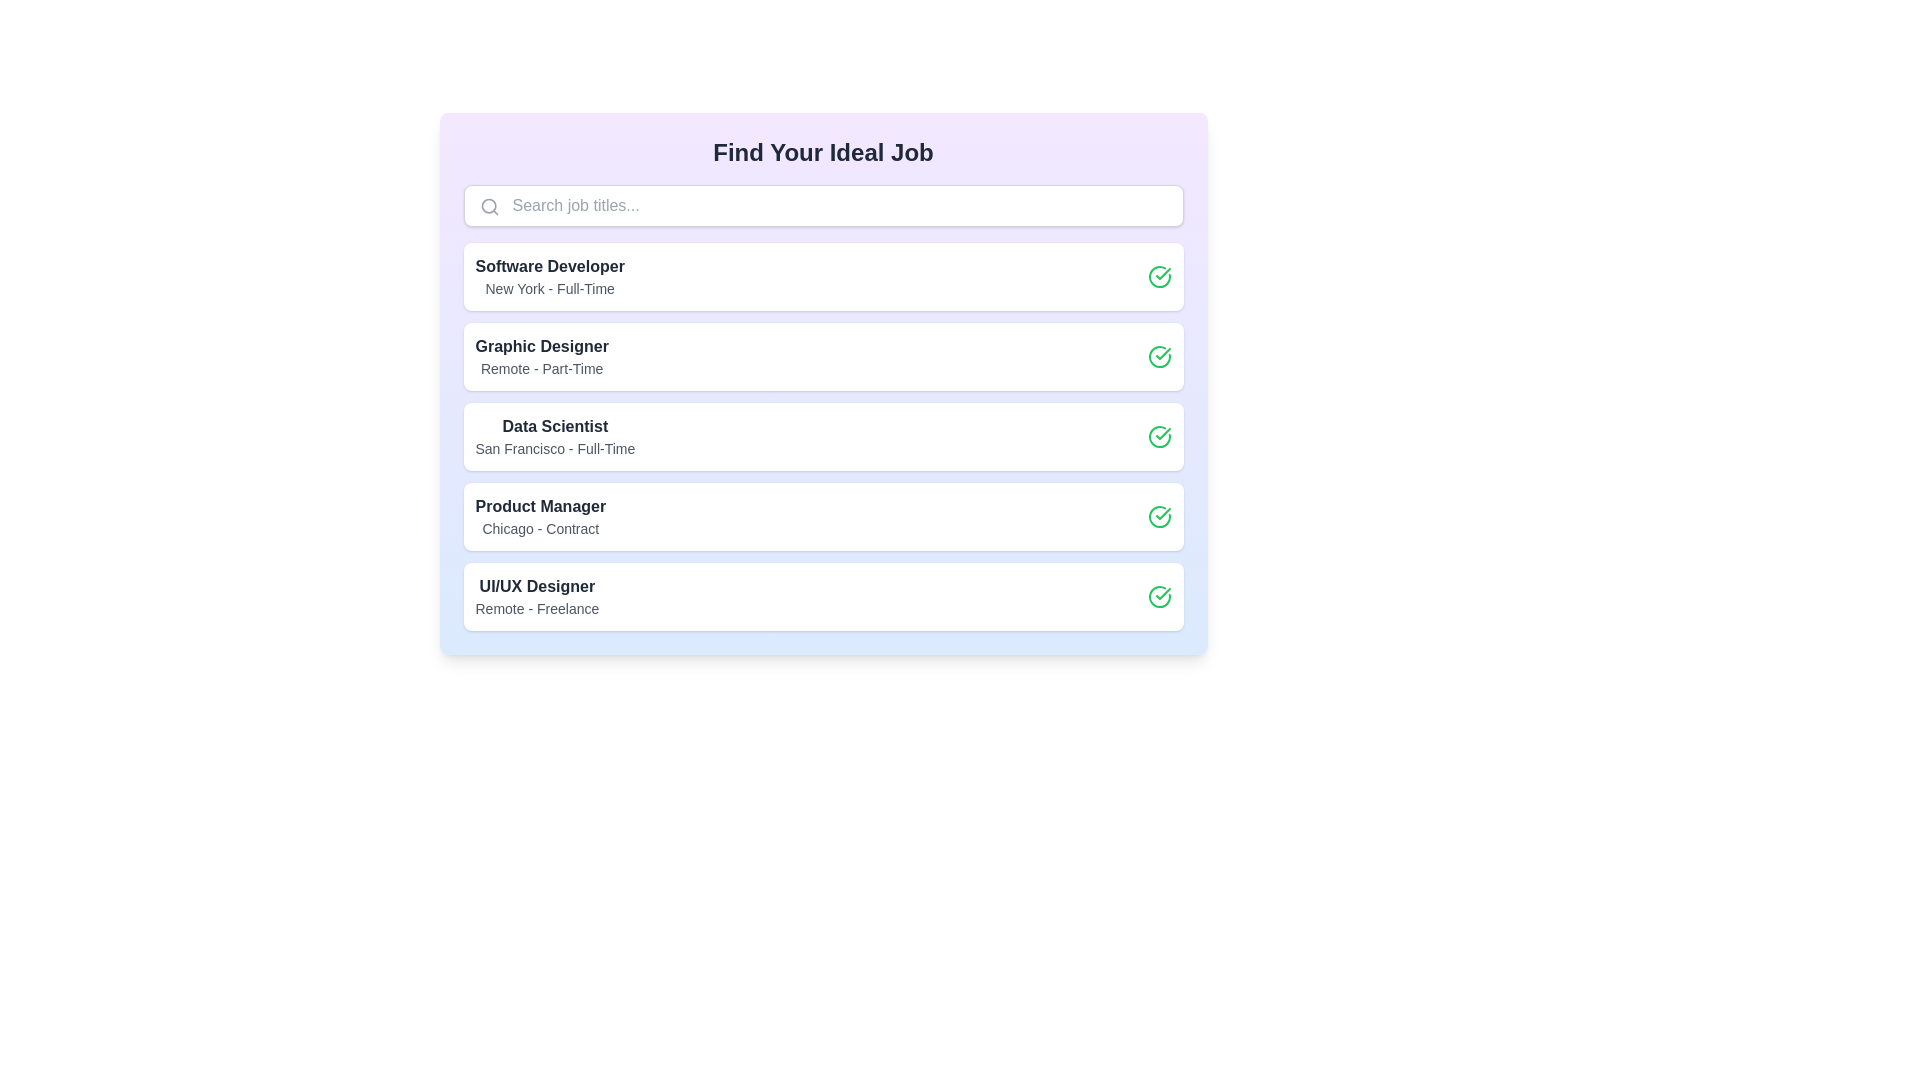 The height and width of the screenshot is (1080, 1920). What do you see at coordinates (1159, 277) in the screenshot?
I see `the circular green outlined icon with a checkmark symbol, located at the top-right corner of the job listing 'Software Developer New York - Full-Time'` at bounding box center [1159, 277].